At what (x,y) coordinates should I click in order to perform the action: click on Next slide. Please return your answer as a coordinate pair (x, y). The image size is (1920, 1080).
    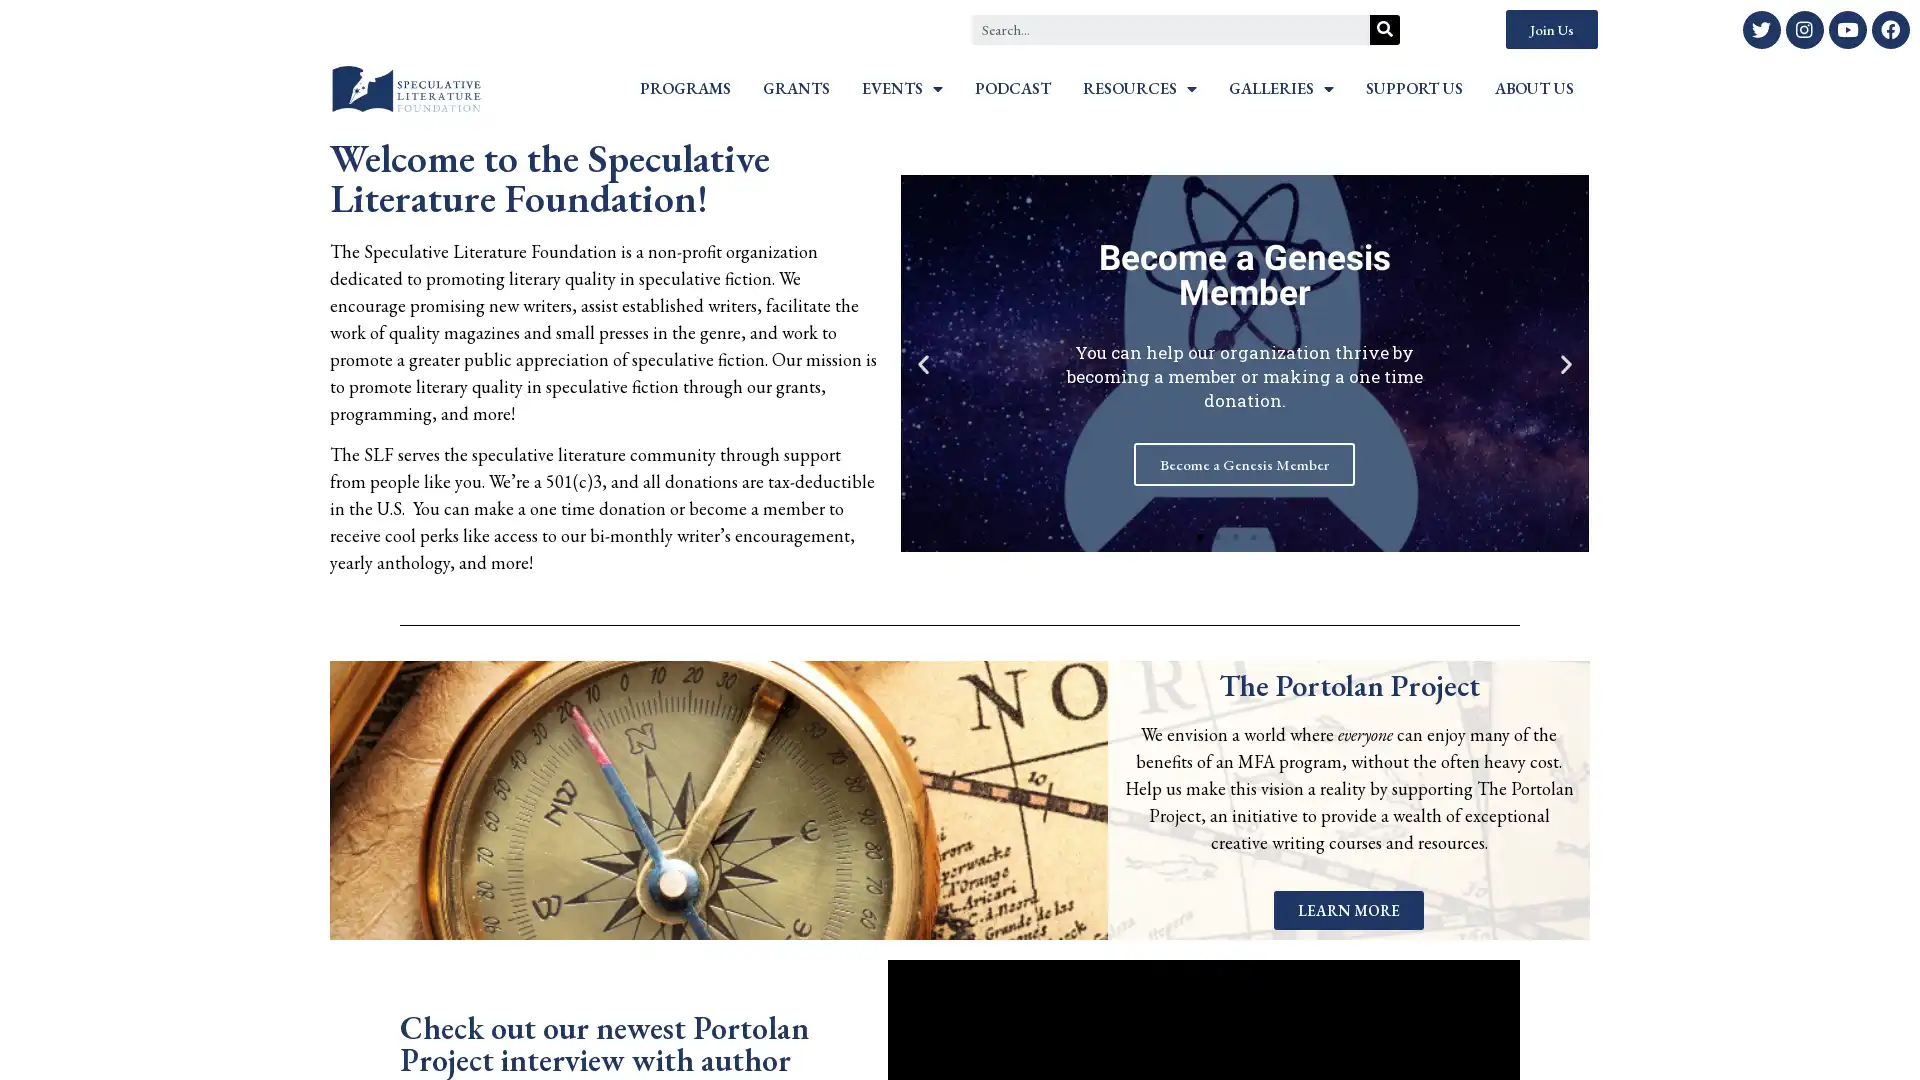
    Looking at the image, I should click on (1565, 363).